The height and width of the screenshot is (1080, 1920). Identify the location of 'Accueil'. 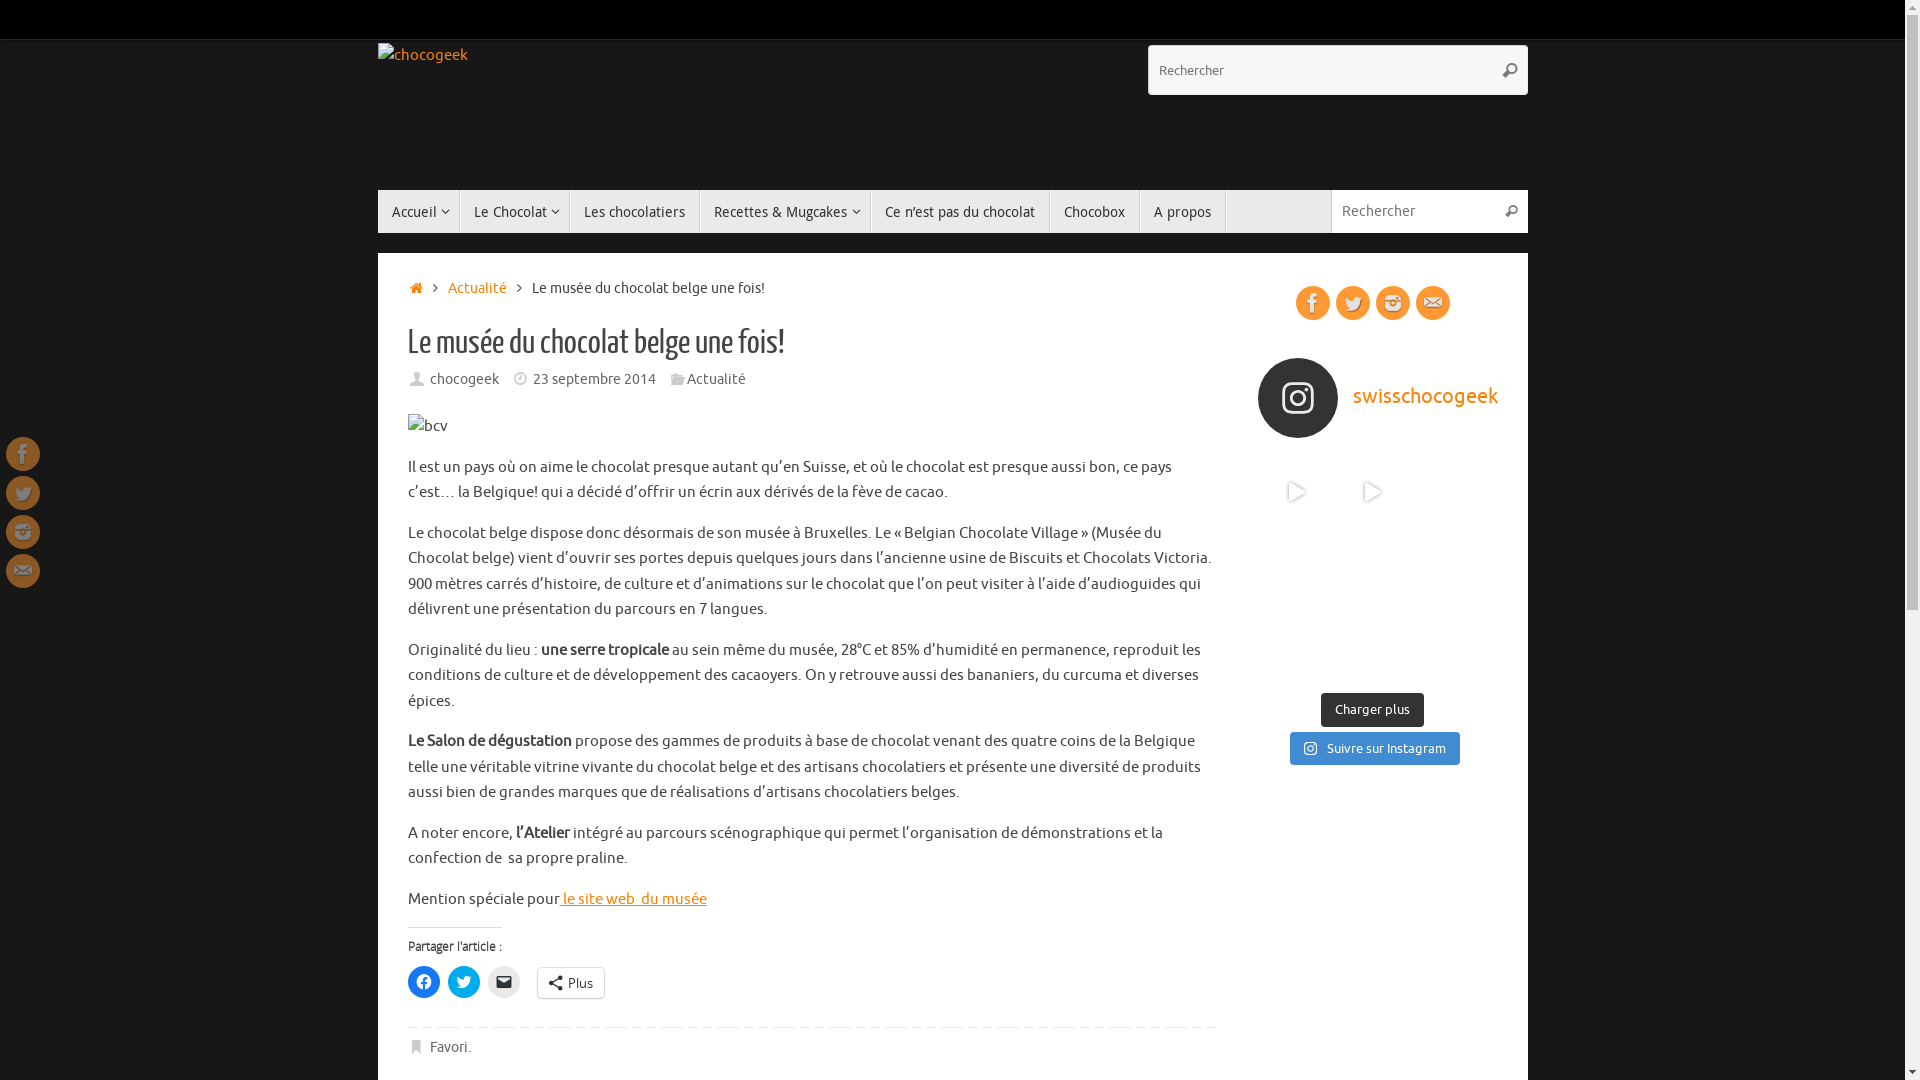
(378, 211).